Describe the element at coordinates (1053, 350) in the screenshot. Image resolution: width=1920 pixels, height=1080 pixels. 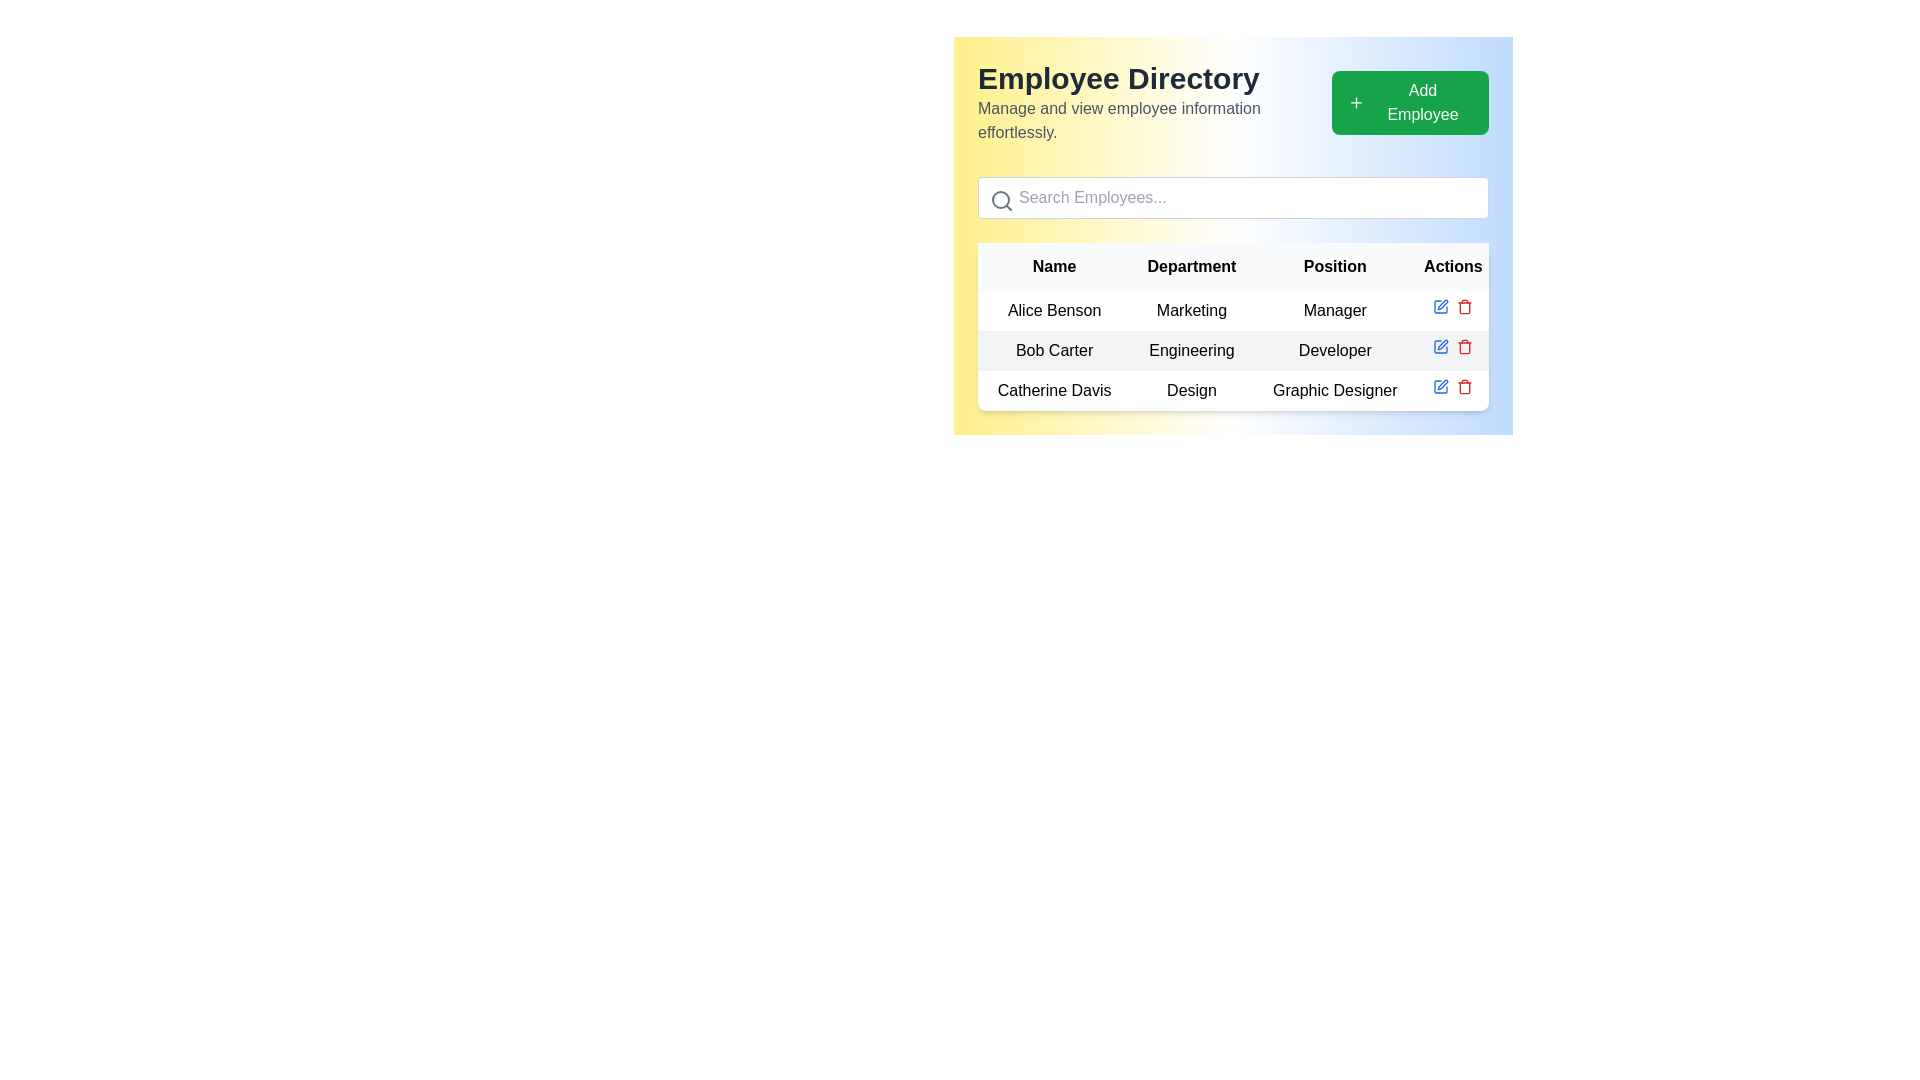
I see `the text label displaying the name of the employee in the directory interface, located below 'Alice Benson' in the 'Name' column of the employee directory table` at that location.